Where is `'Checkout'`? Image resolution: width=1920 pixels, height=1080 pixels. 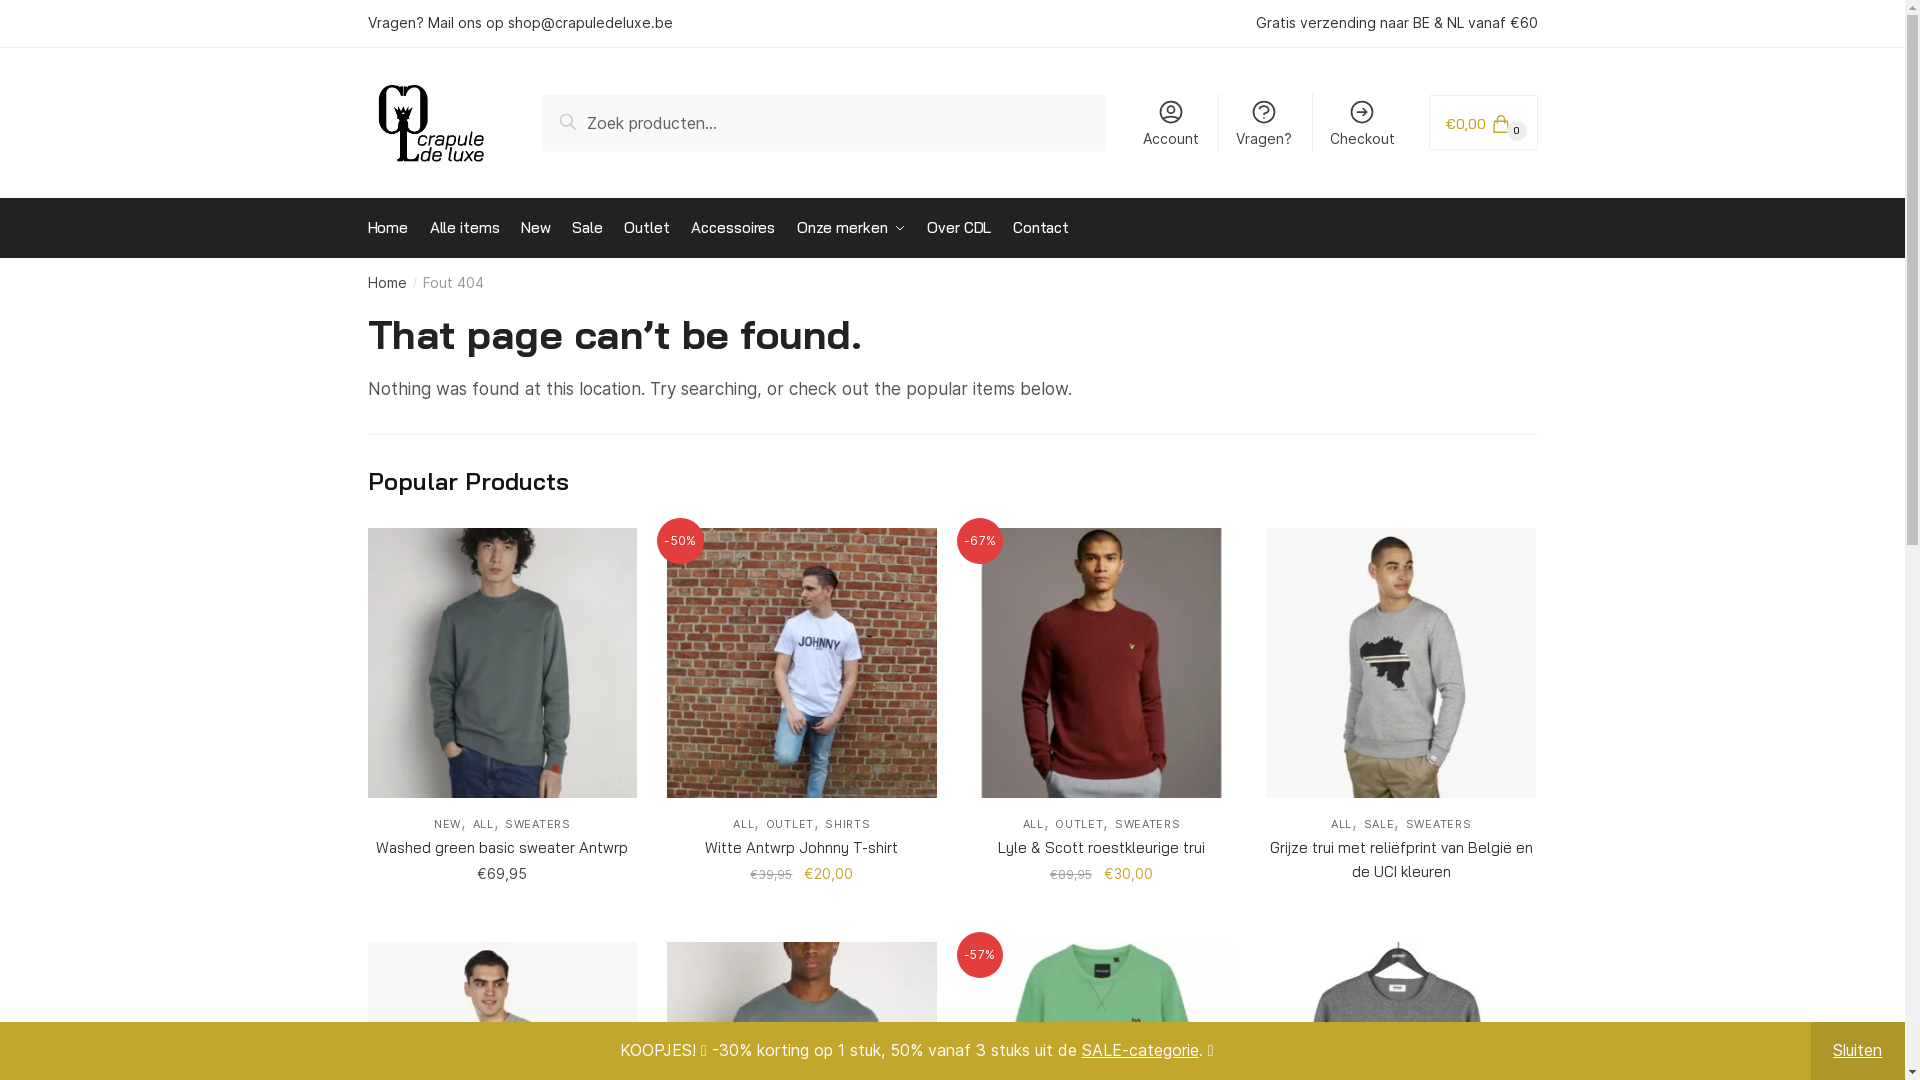 'Checkout' is located at coordinates (1318, 122).